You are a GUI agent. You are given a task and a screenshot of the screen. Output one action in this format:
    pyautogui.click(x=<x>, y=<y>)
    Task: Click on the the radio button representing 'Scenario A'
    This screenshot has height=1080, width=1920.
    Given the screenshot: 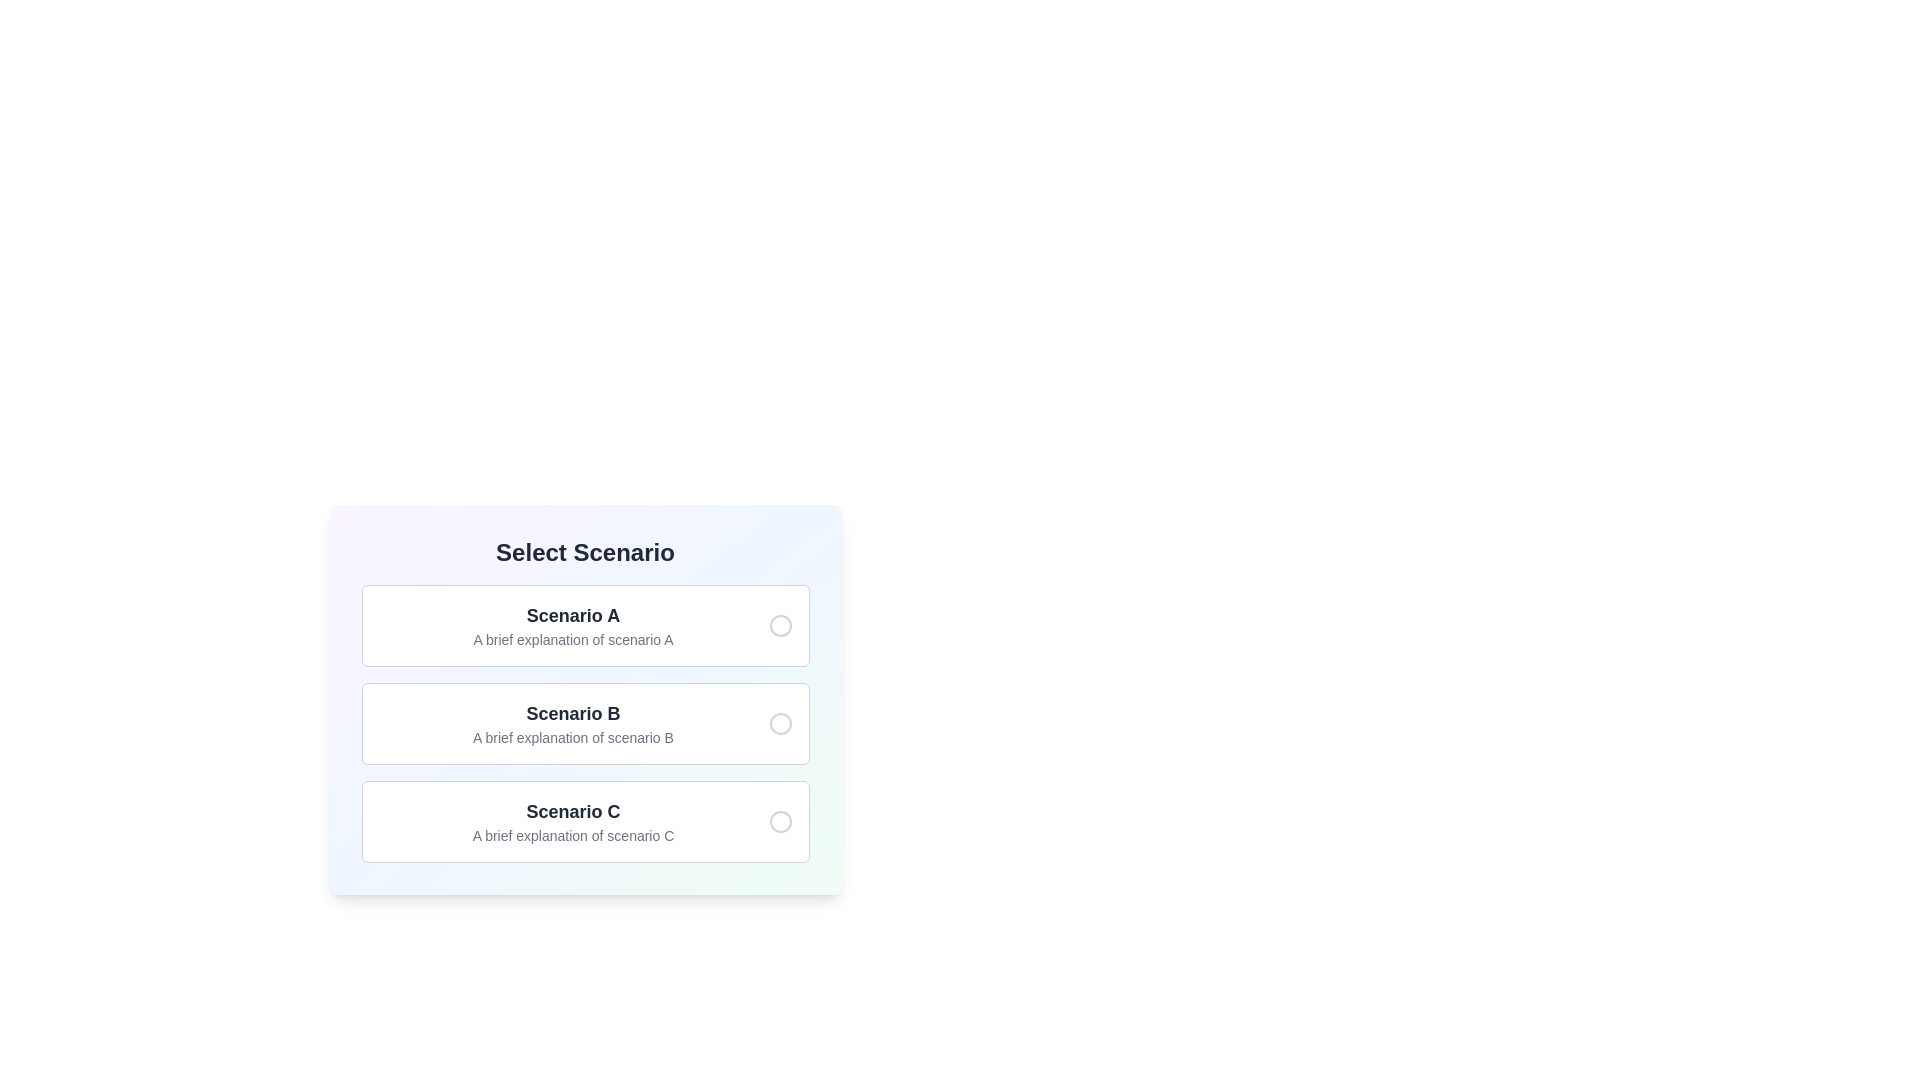 What is the action you would take?
    pyautogui.click(x=779, y=624)
    